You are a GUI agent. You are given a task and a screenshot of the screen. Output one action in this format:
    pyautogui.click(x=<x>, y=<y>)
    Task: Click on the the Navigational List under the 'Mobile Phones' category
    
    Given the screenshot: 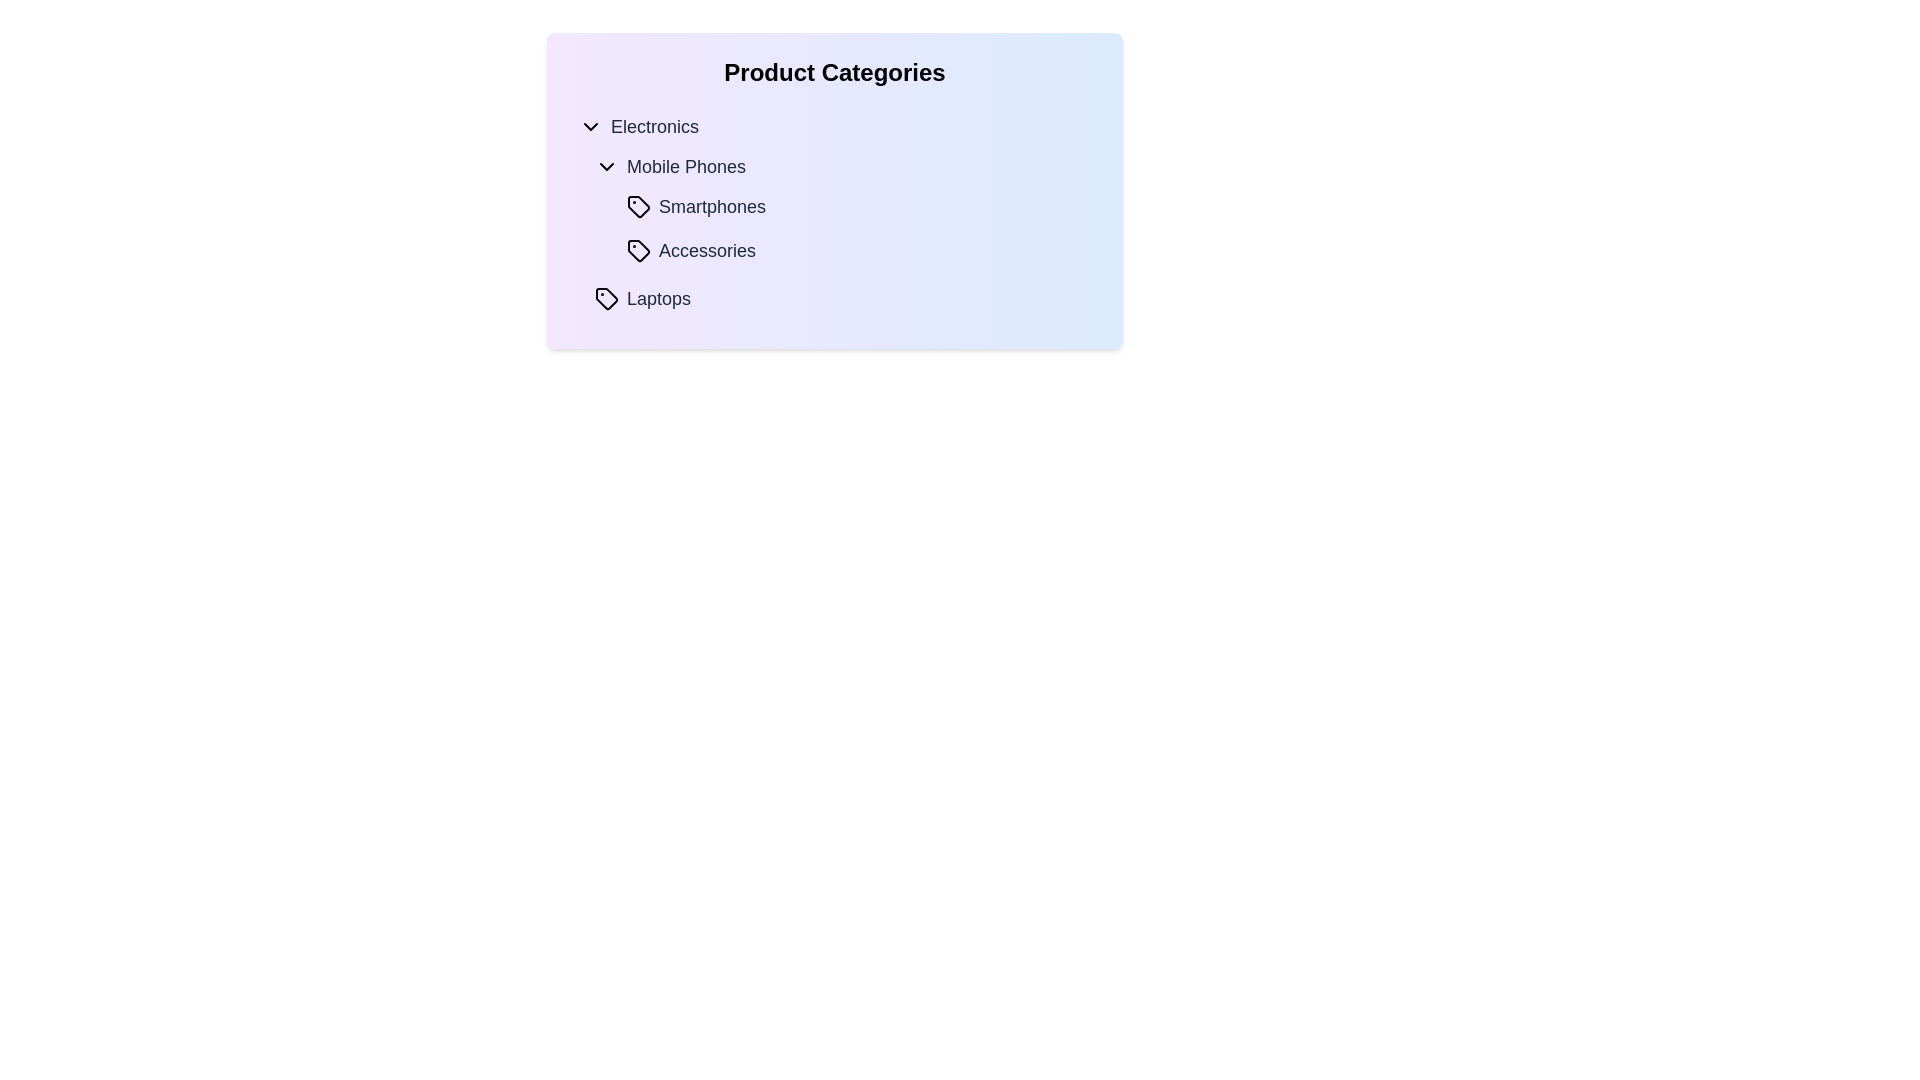 What is the action you would take?
    pyautogui.click(x=835, y=211)
    